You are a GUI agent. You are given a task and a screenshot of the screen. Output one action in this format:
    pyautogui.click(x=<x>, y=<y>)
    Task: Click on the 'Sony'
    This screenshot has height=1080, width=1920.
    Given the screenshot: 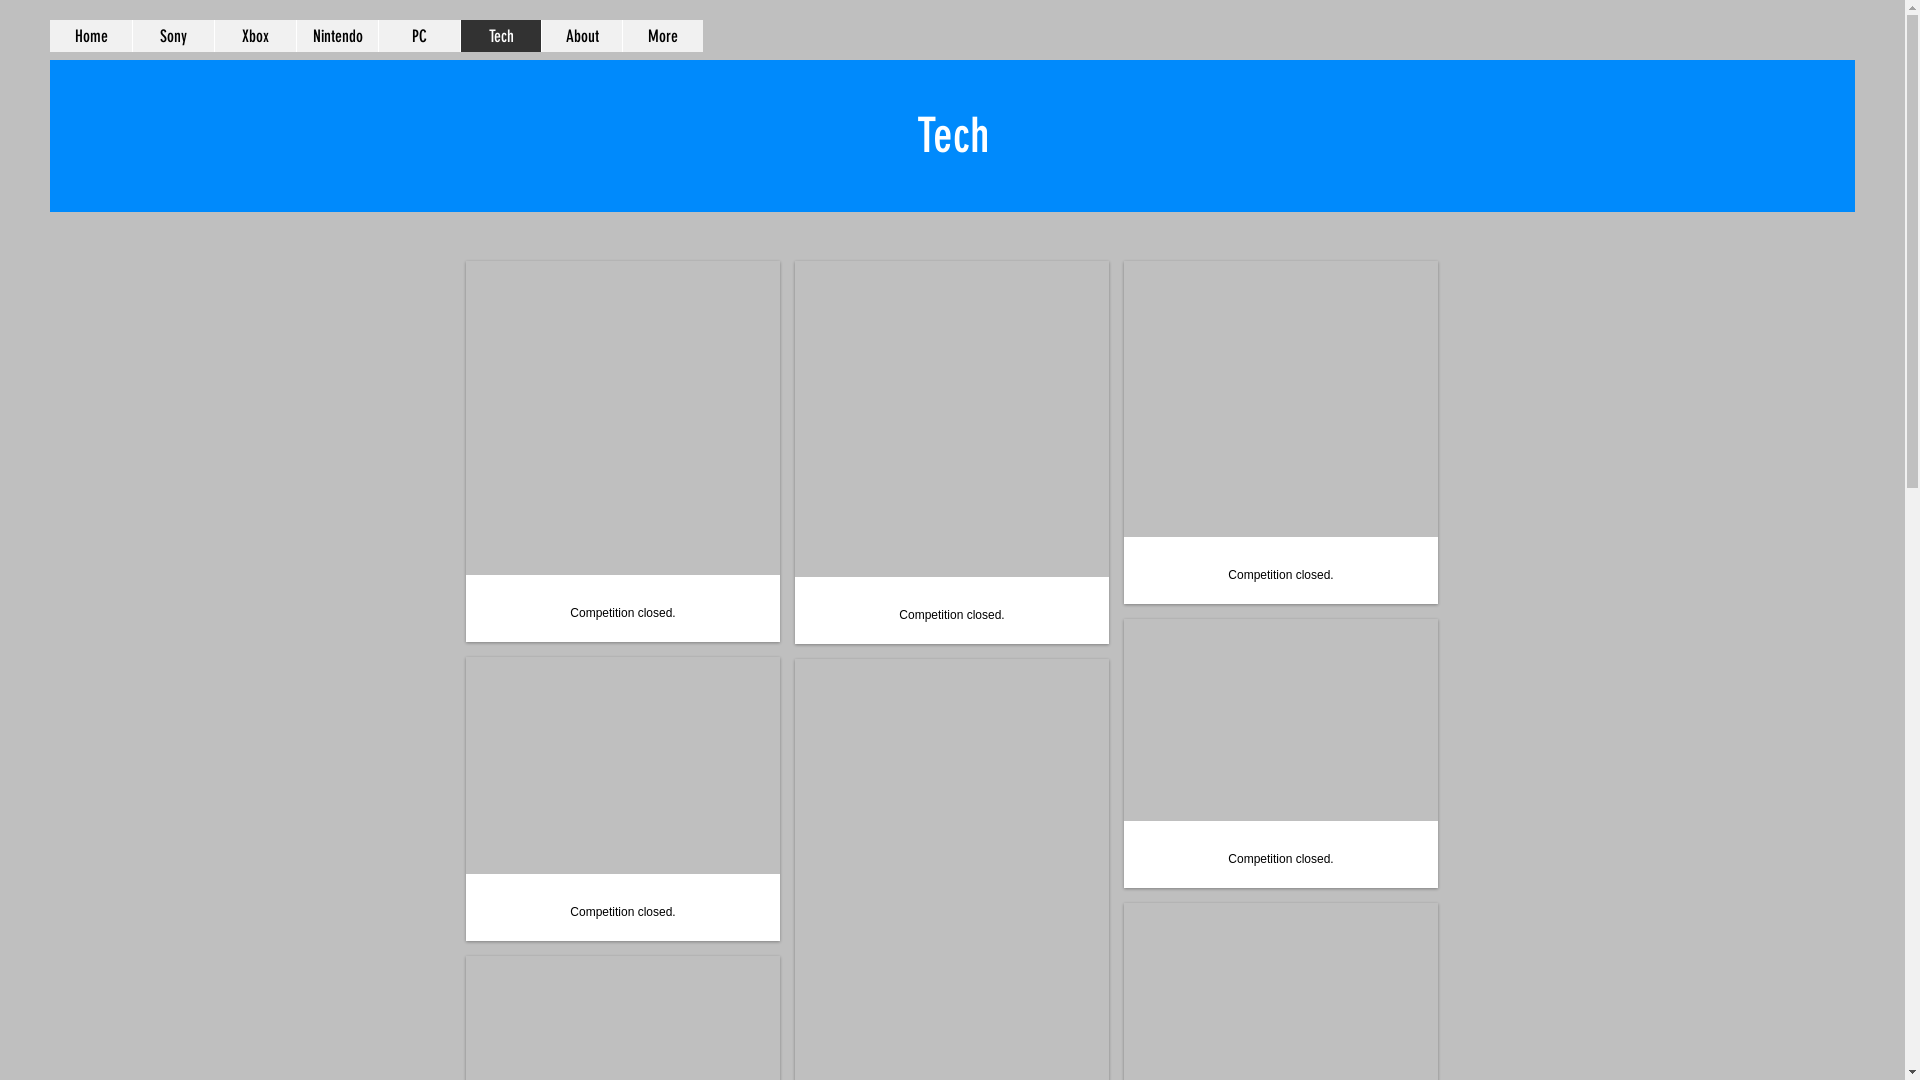 What is the action you would take?
    pyautogui.click(x=172, y=35)
    